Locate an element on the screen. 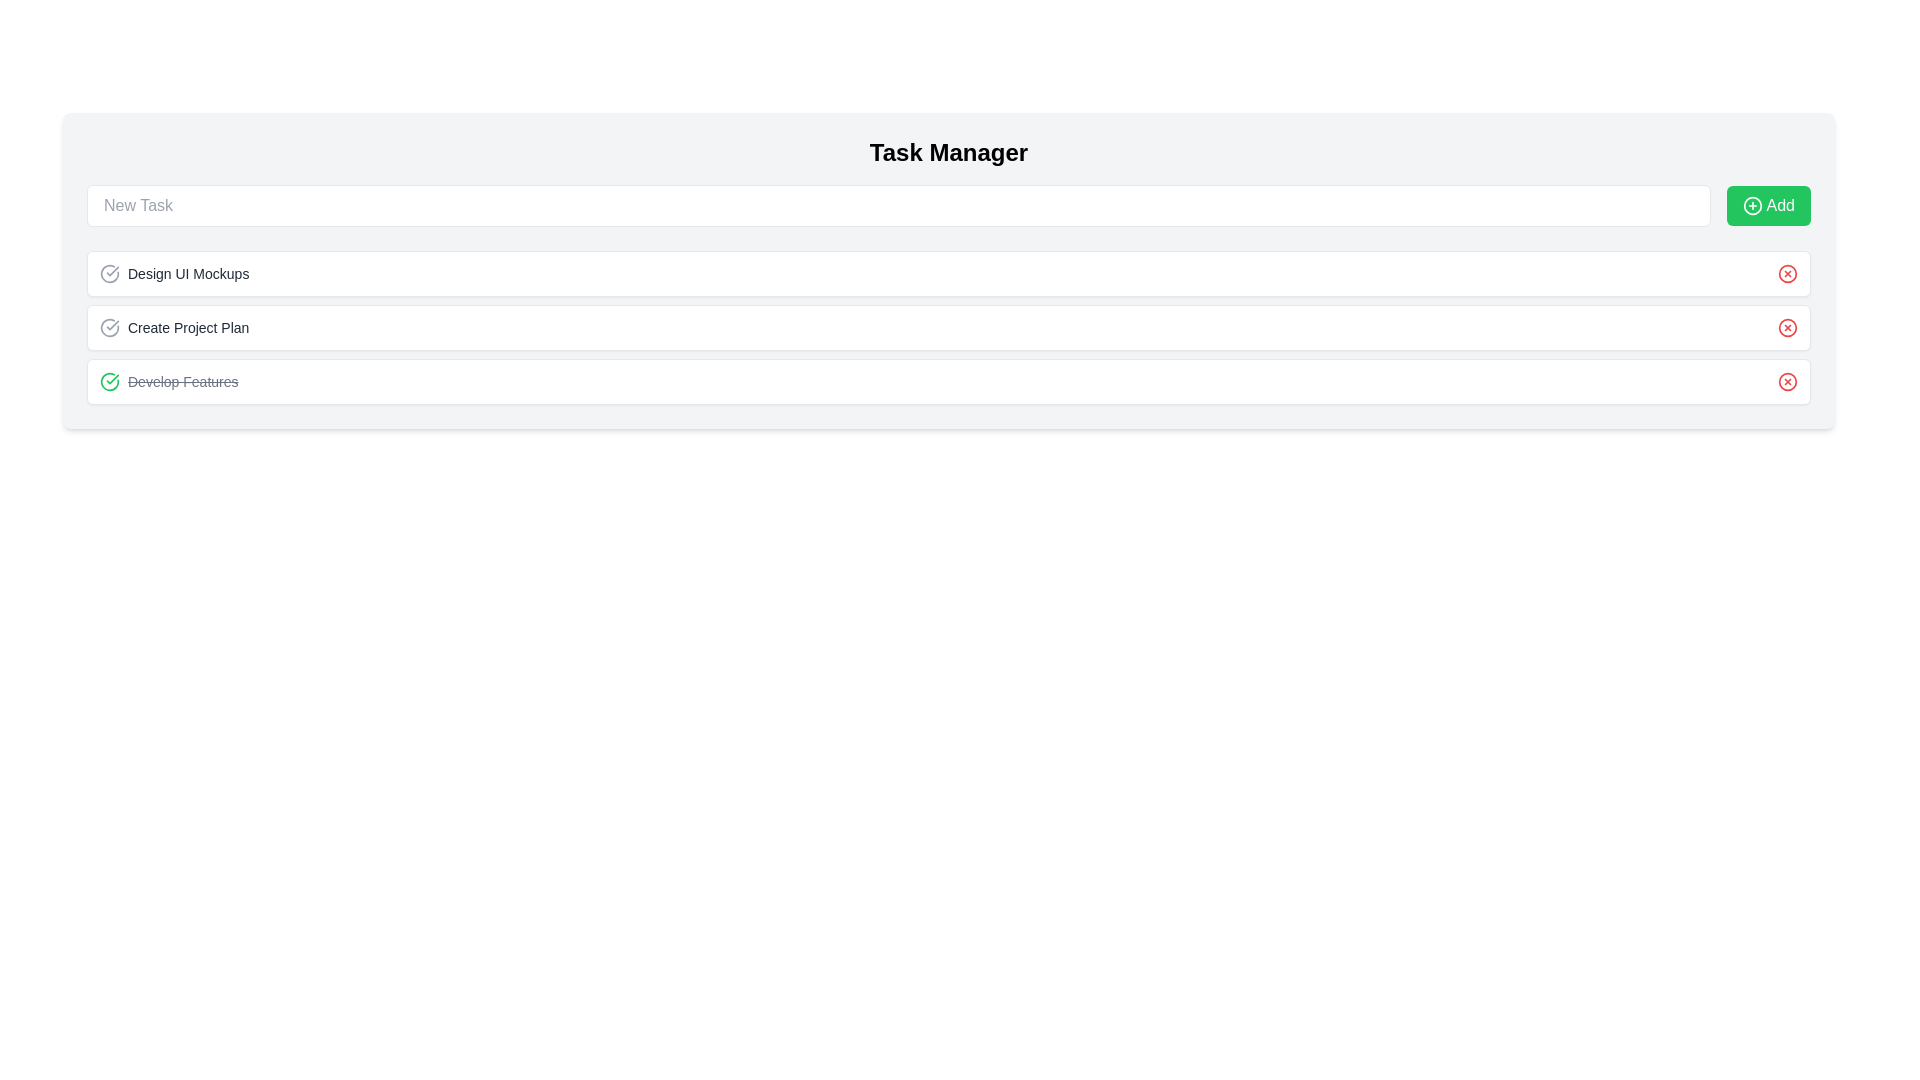 The width and height of the screenshot is (1920, 1080). the circular green outlined button icon with a white background and a plus sign at its center, located within the 'Add' button next to the text label 'Add' is located at coordinates (1751, 205).